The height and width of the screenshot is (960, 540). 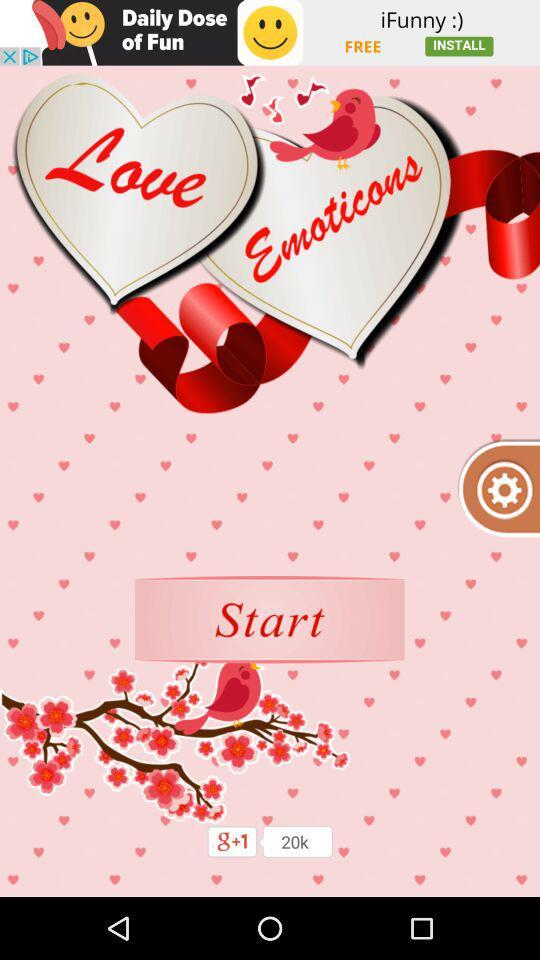 What do you see at coordinates (497, 487) in the screenshot?
I see `settings option` at bounding box center [497, 487].